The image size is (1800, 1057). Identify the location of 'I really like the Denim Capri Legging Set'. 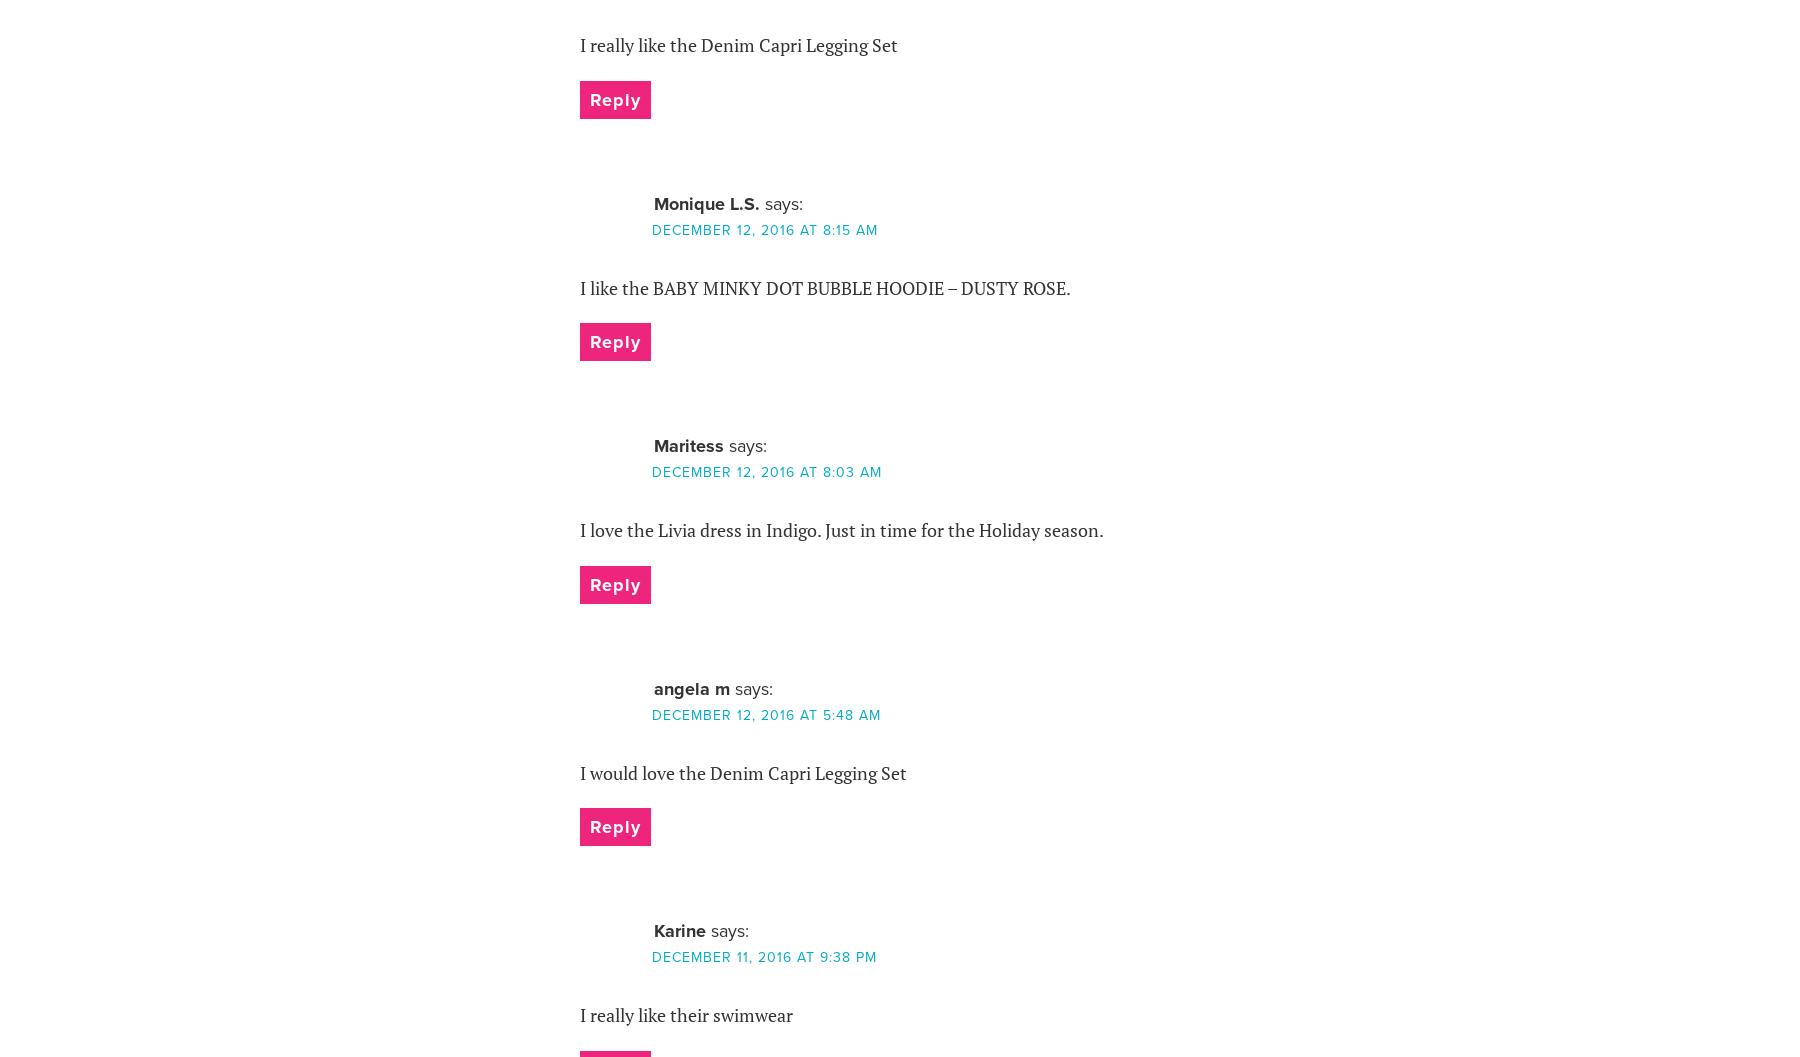
(737, 45).